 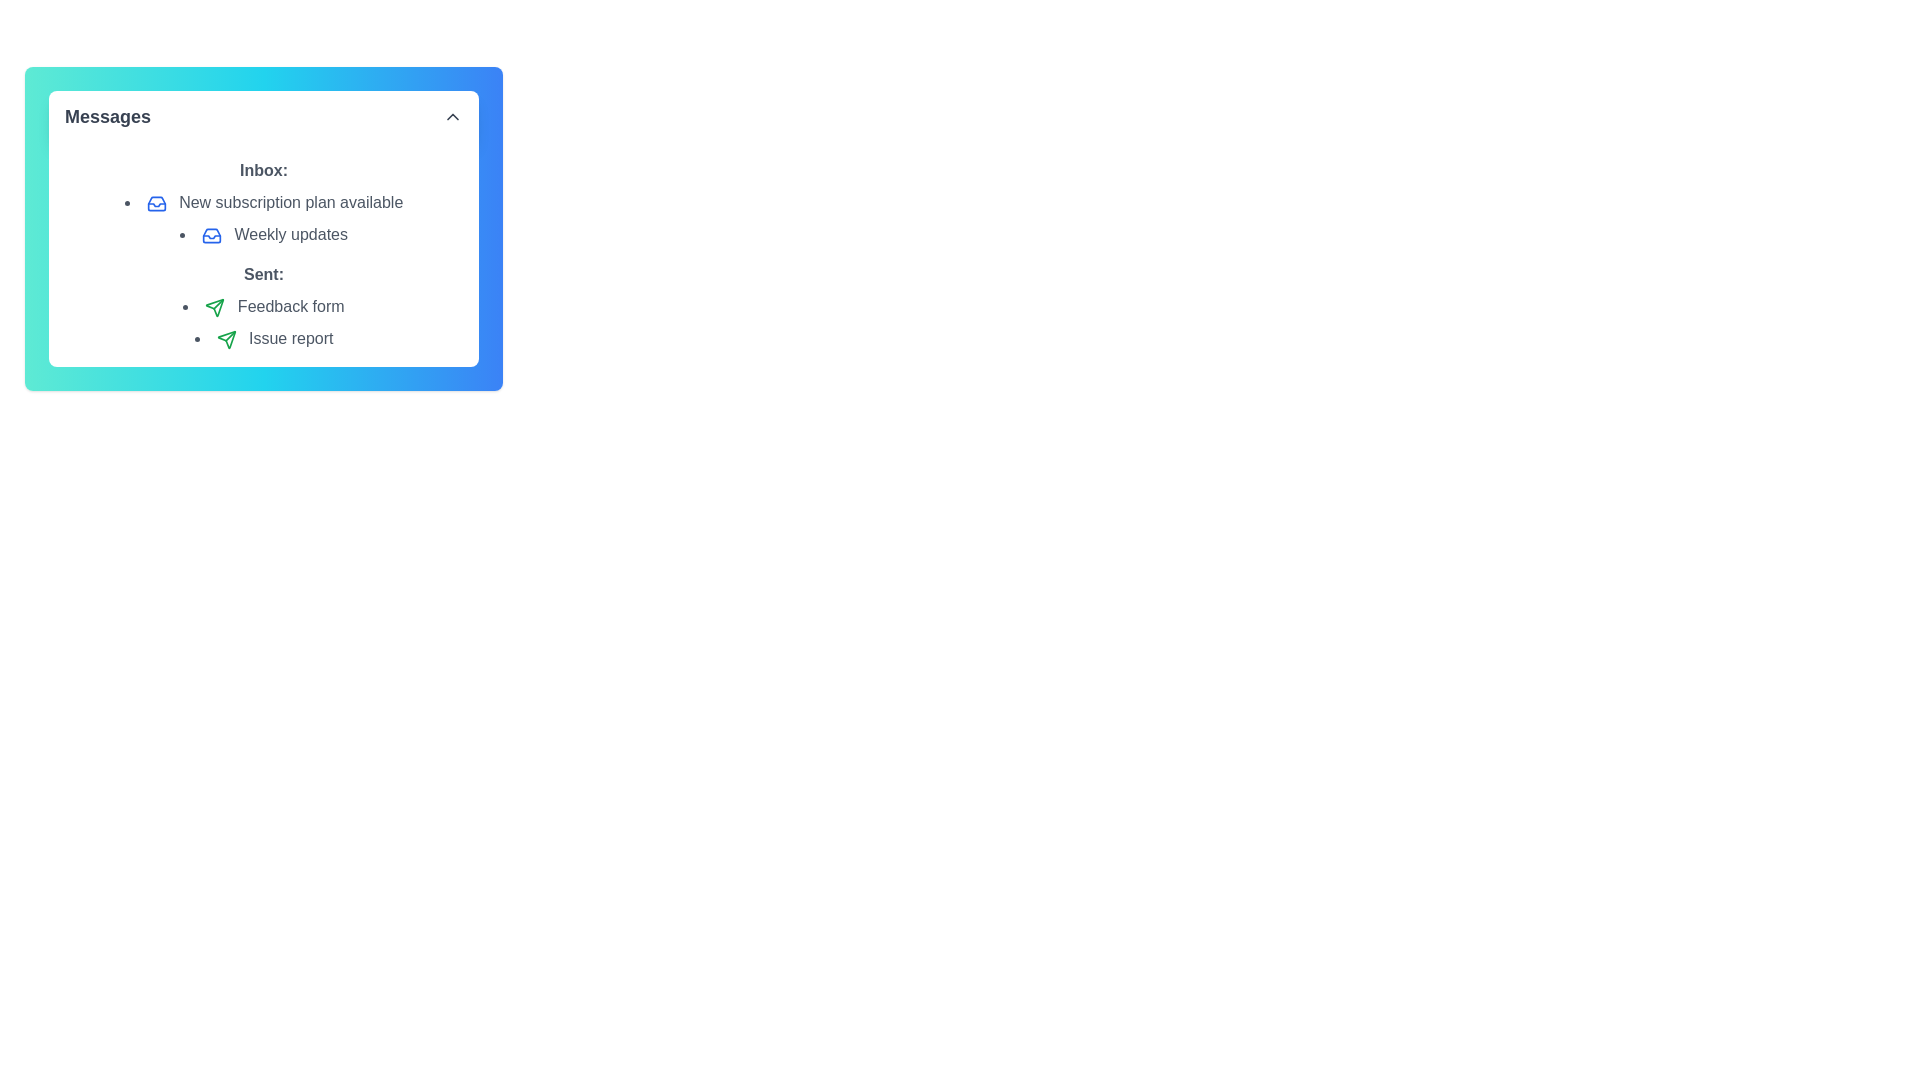 What do you see at coordinates (226, 338) in the screenshot?
I see `the decorative SVG element representing the 'Sent' items section, located just before the 'Feedback form' list item` at bounding box center [226, 338].